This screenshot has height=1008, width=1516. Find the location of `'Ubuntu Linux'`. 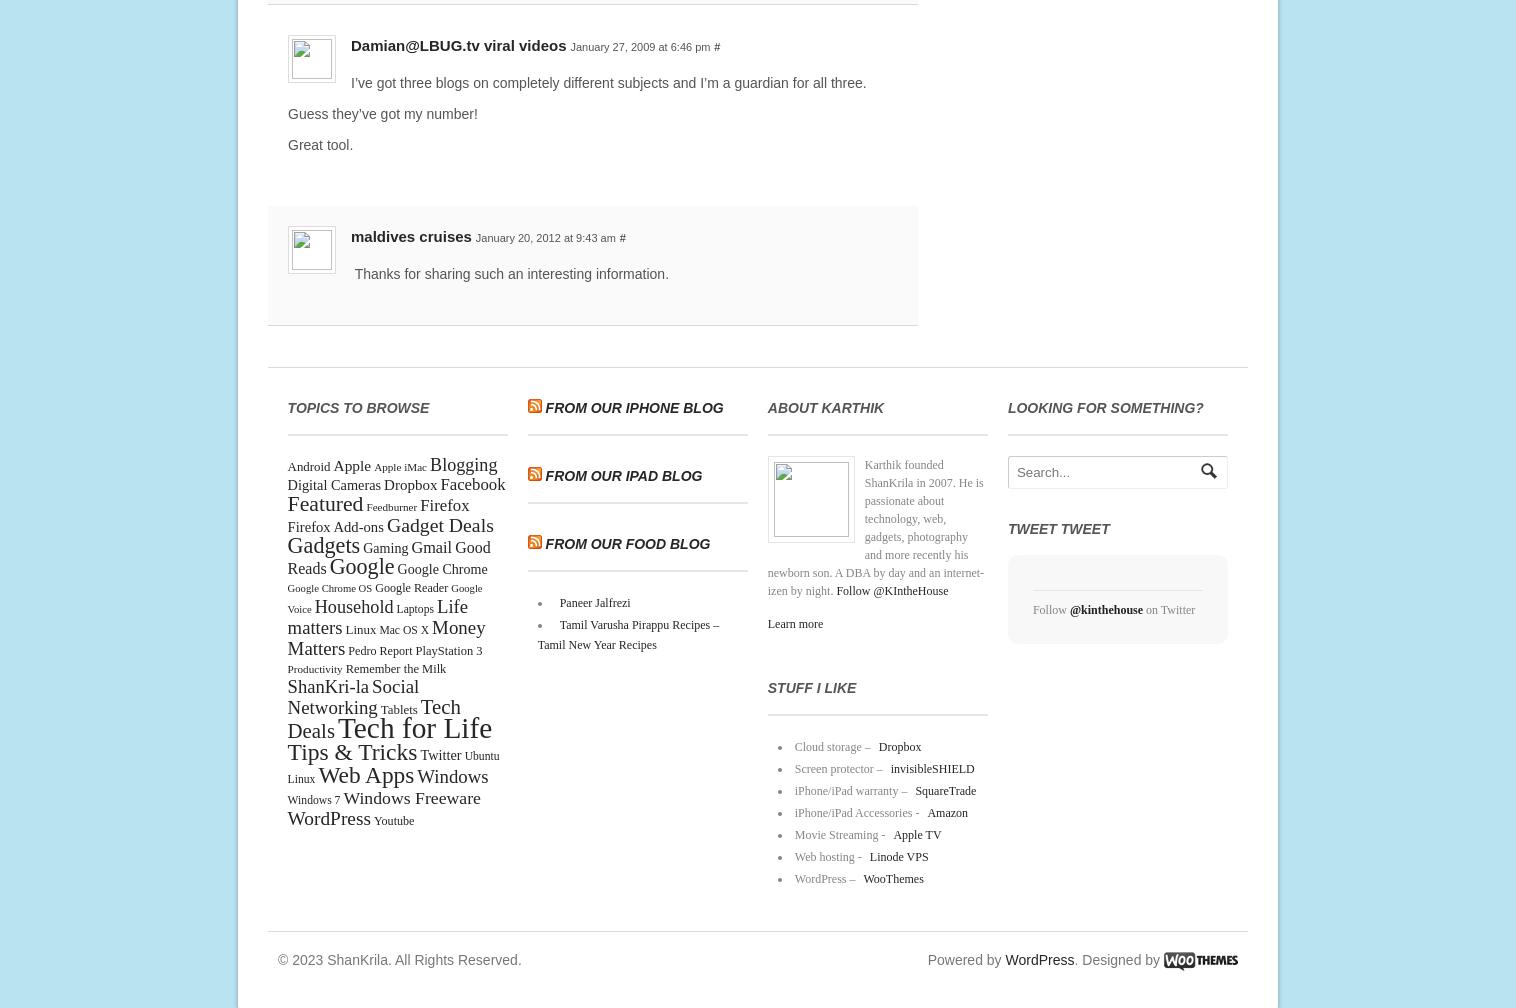

'Ubuntu Linux' is located at coordinates (391, 766).